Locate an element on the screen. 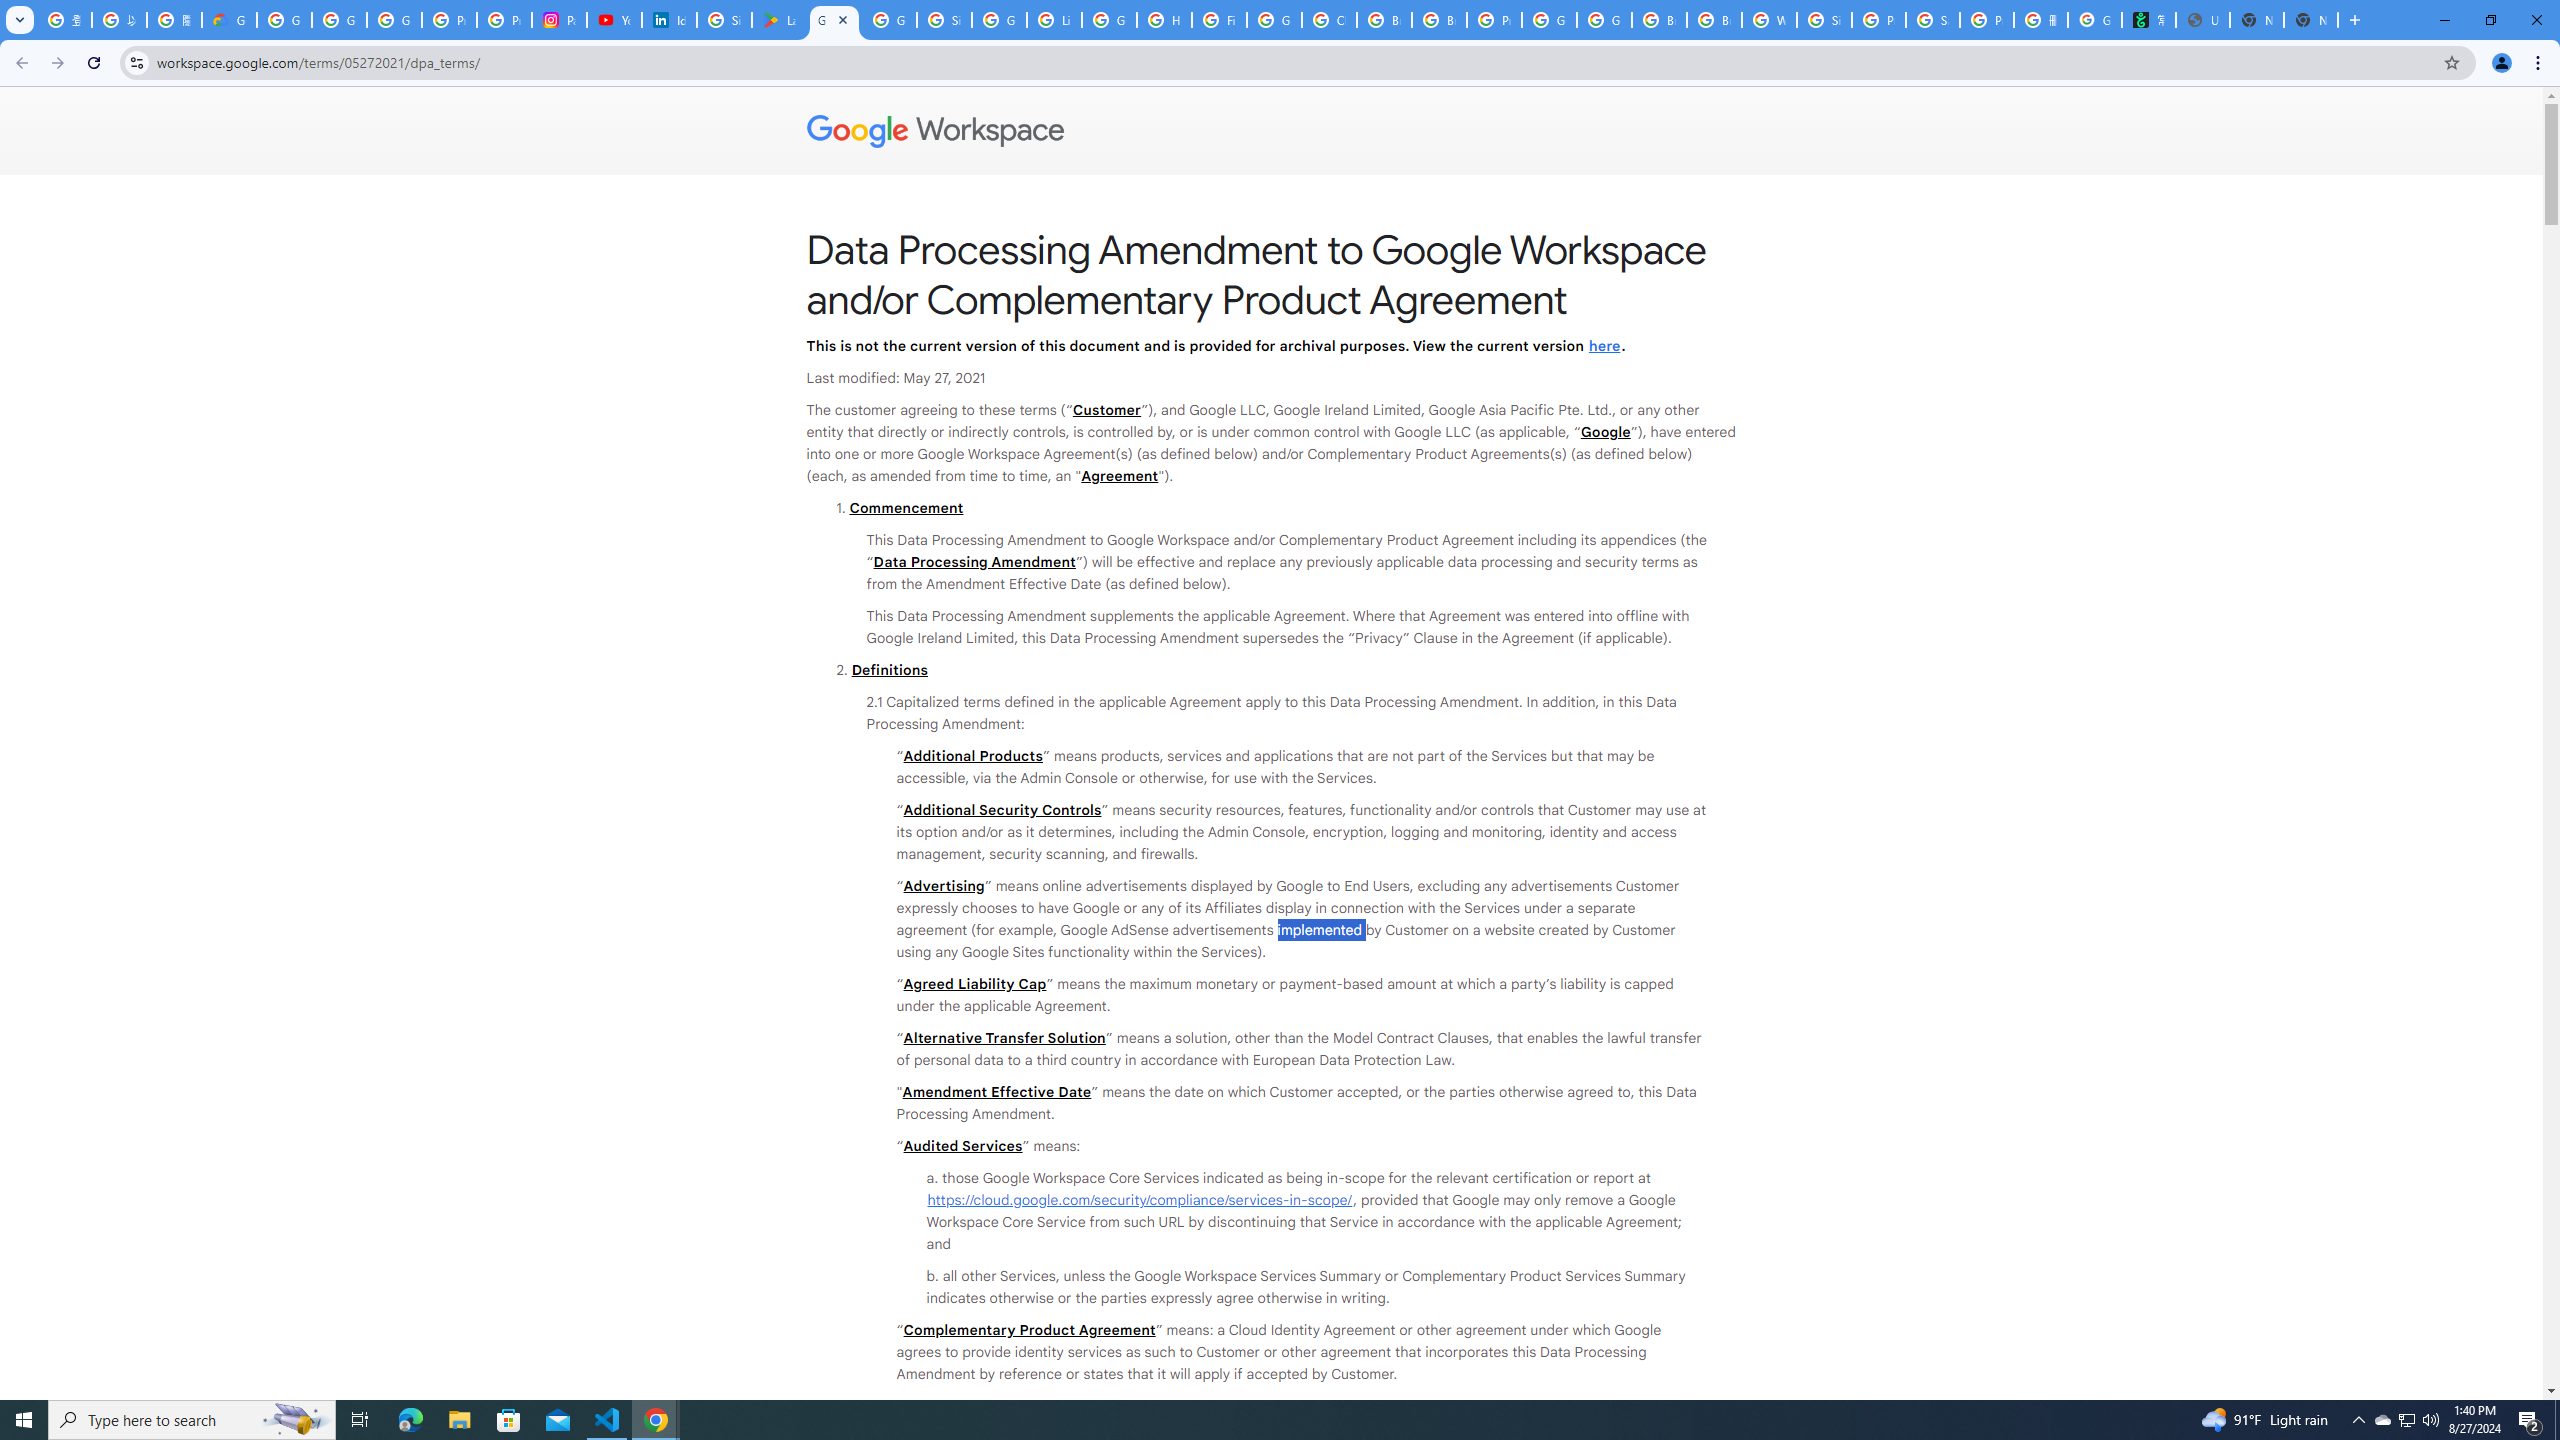 The height and width of the screenshot is (1440, 2560). 'Google Cloud Platform' is located at coordinates (1549, 19).